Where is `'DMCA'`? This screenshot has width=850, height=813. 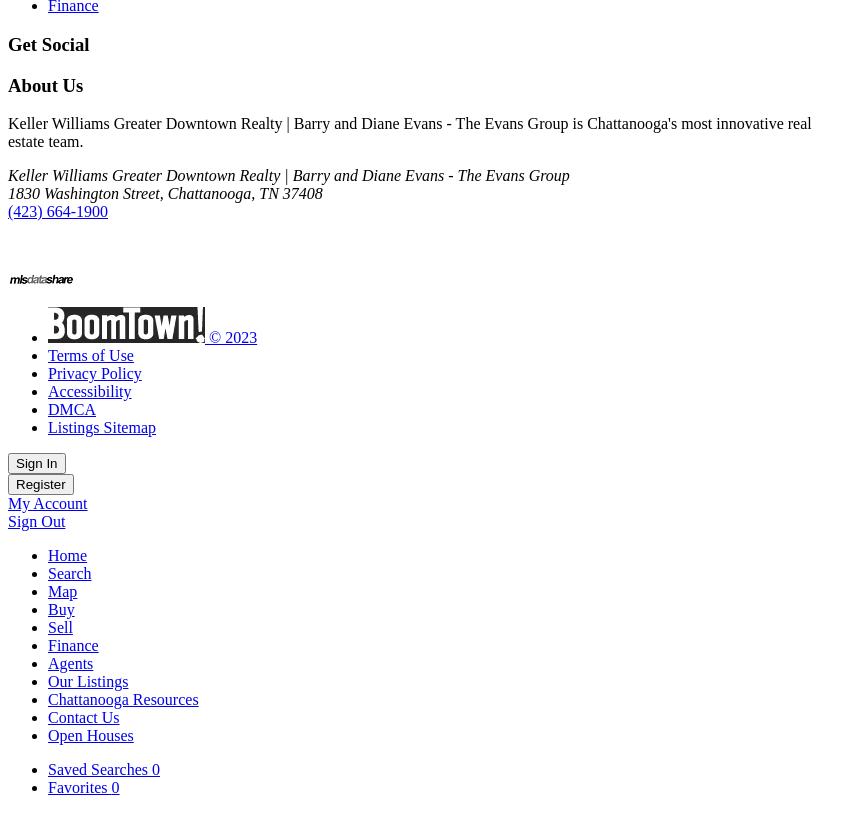
'DMCA' is located at coordinates (71, 409).